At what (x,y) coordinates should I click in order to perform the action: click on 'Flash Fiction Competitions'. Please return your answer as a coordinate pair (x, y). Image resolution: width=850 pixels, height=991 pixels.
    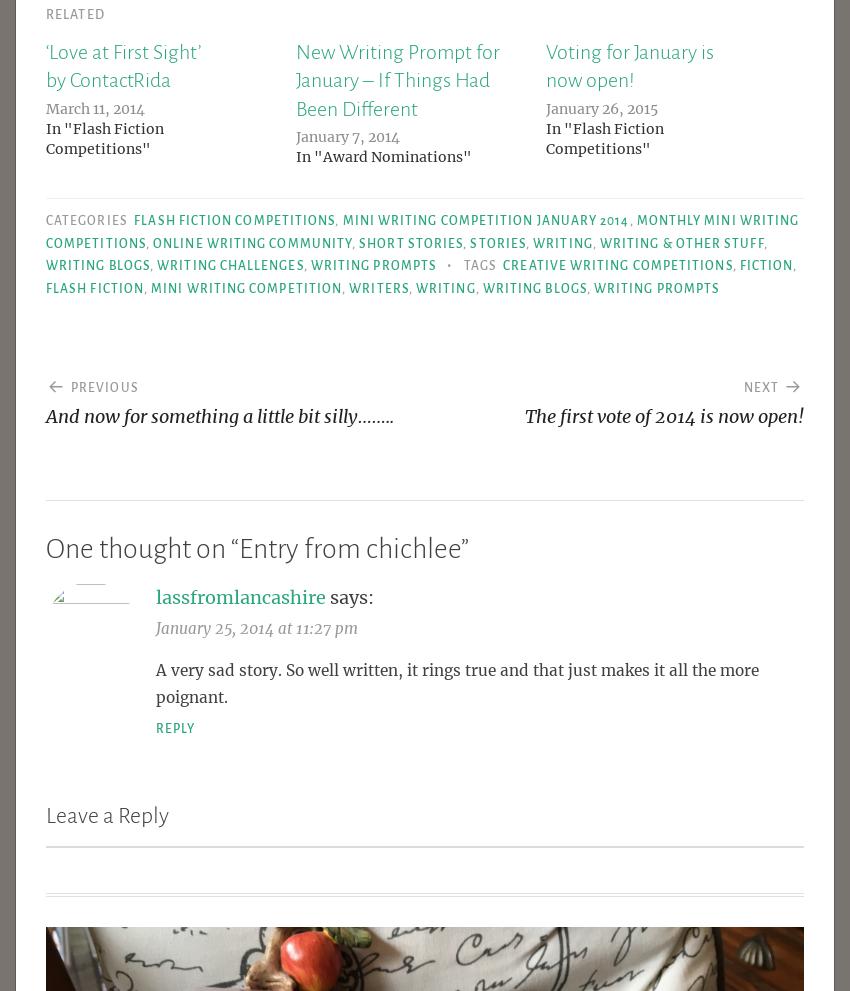
    Looking at the image, I should click on (234, 219).